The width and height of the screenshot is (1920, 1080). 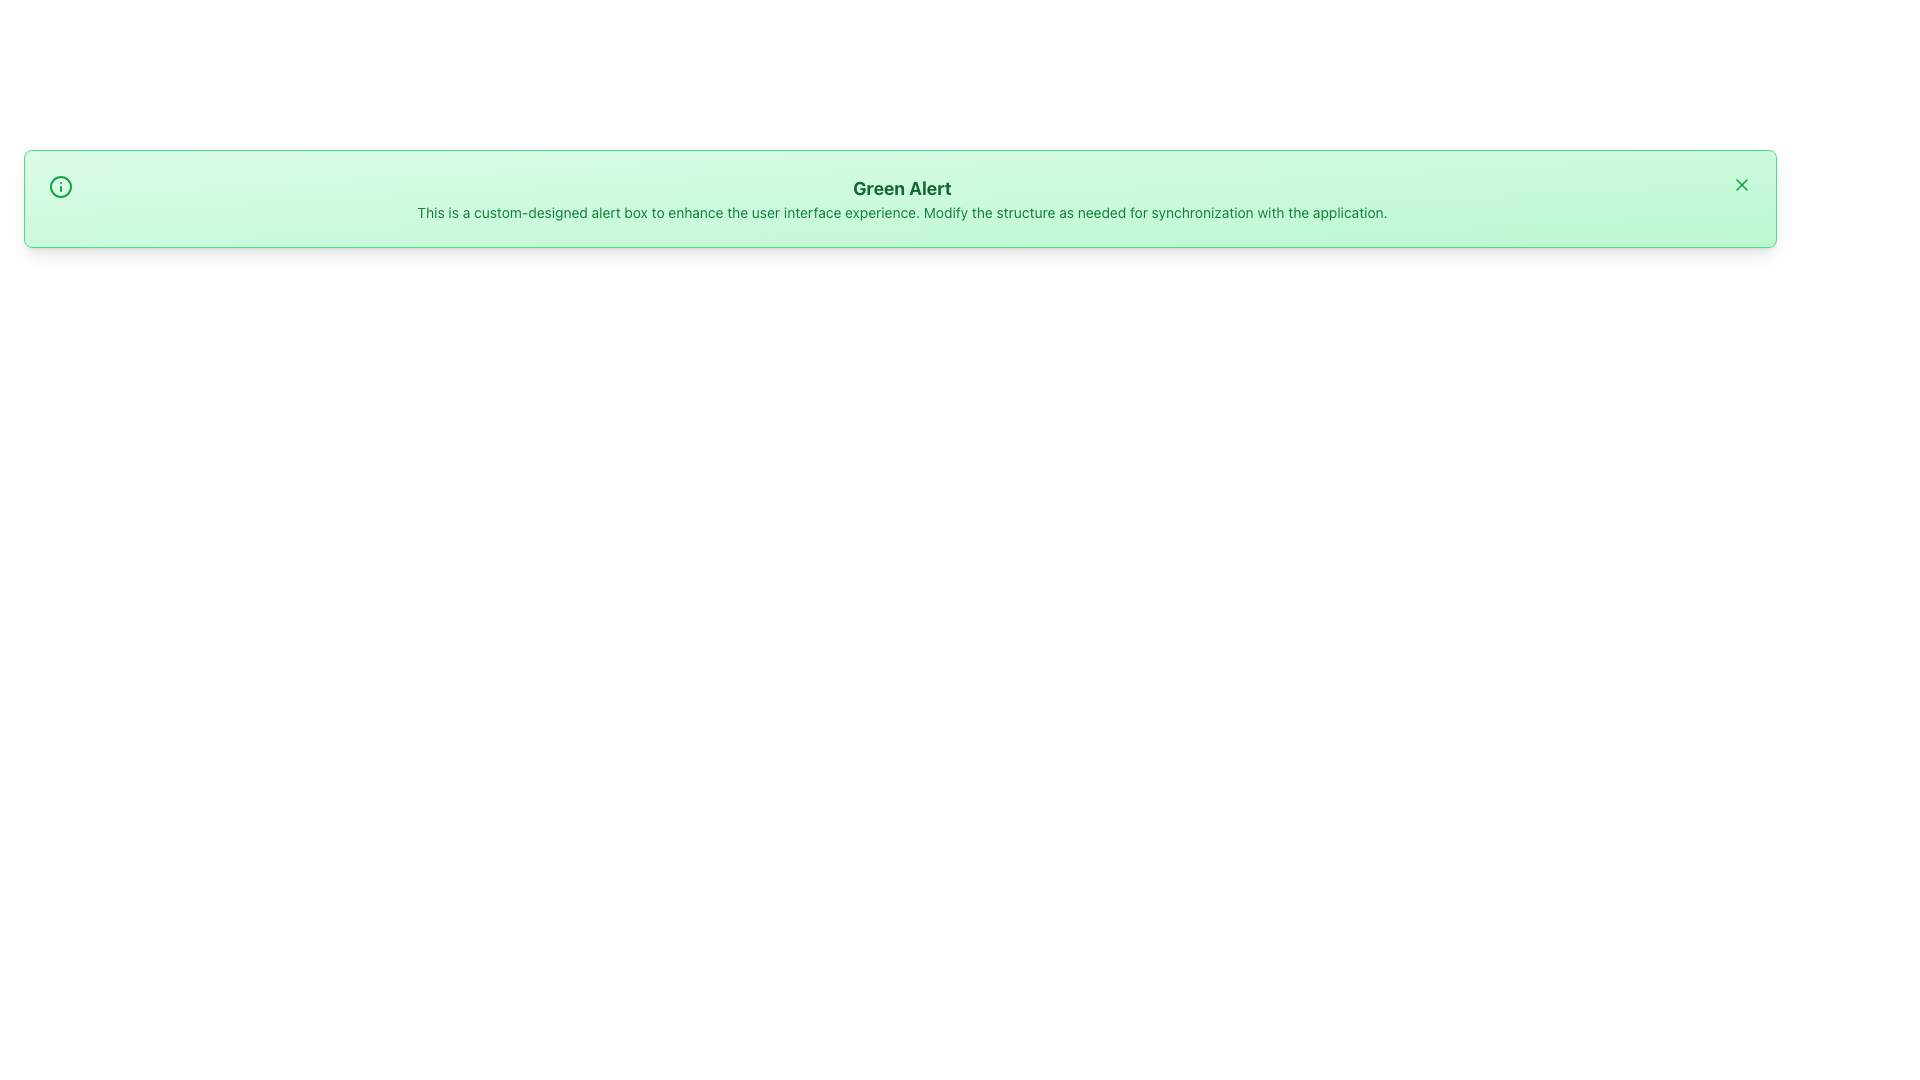 I want to click on the close button located at the top-right corner of the green notification bar for keyboard accessibility, so click(x=1741, y=185).